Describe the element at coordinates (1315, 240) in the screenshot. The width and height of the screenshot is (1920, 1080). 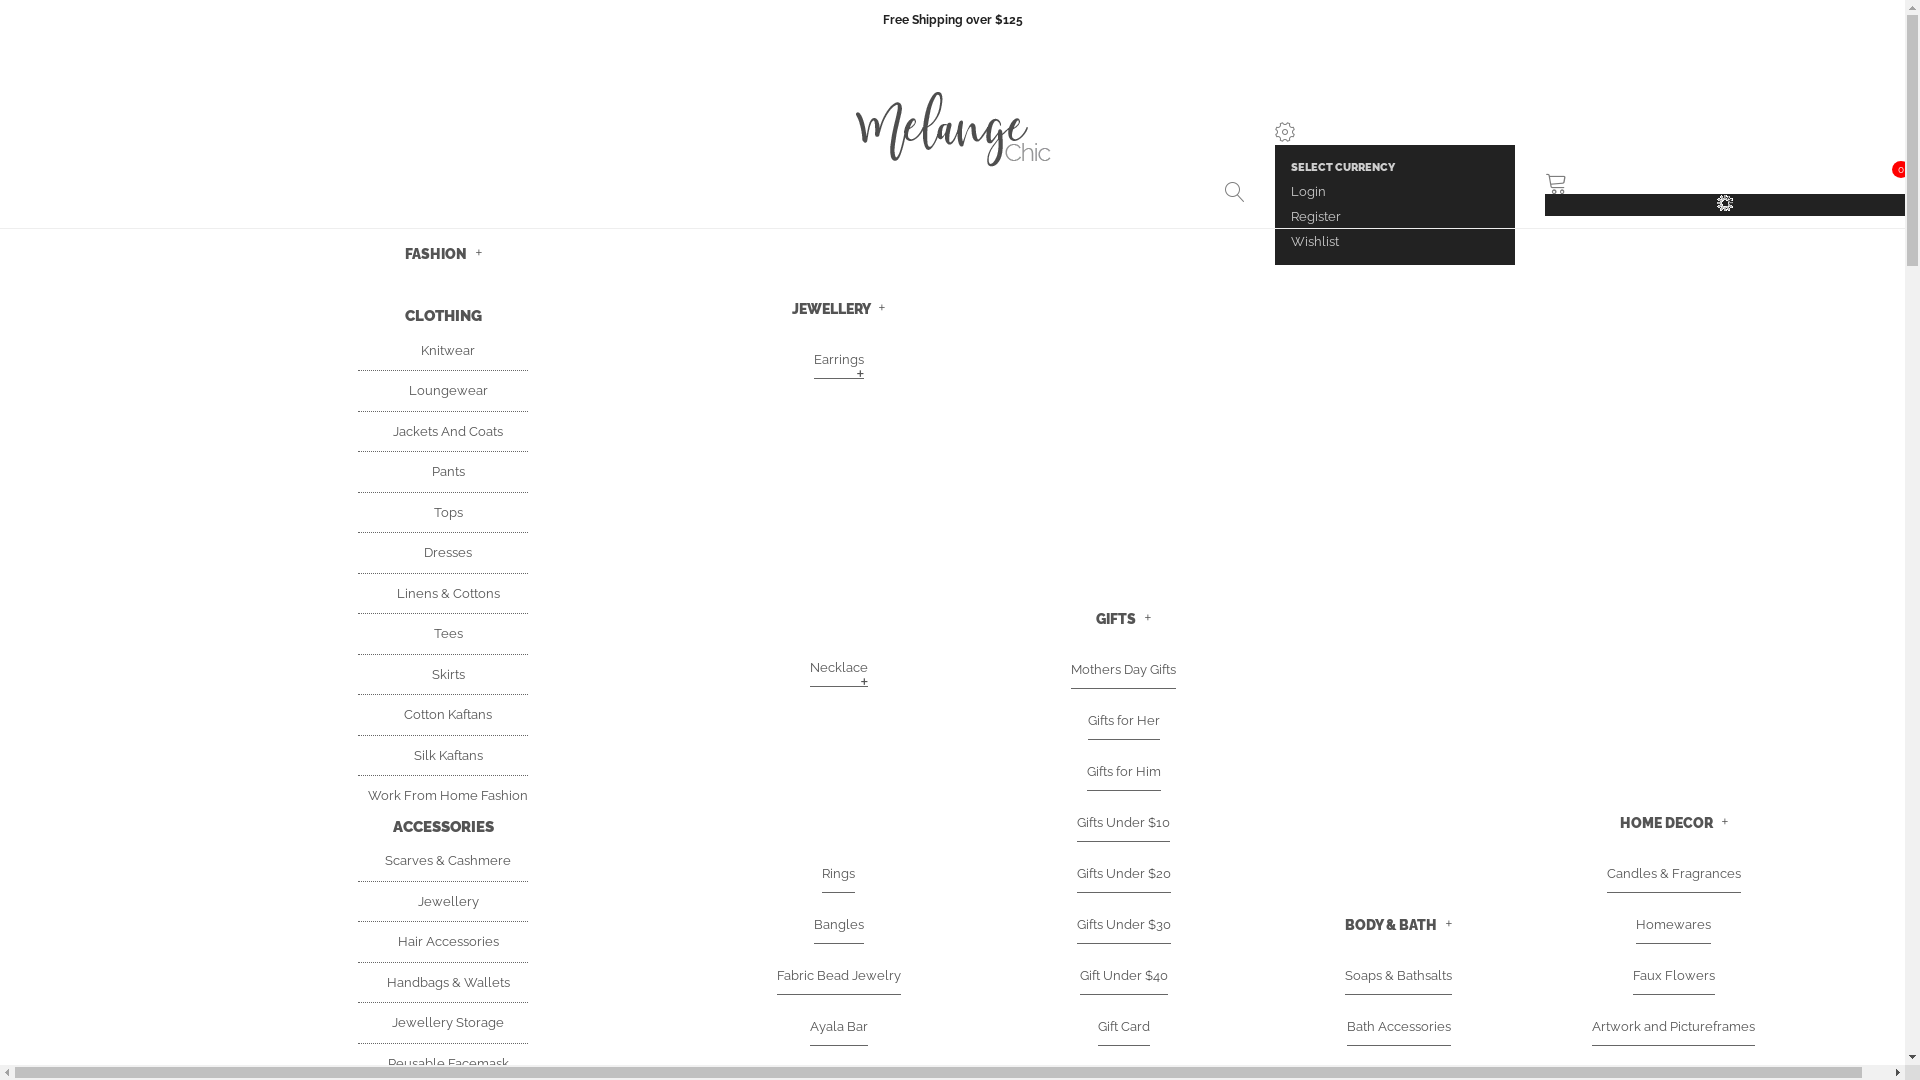
I see `'Wishlist'` at that location.